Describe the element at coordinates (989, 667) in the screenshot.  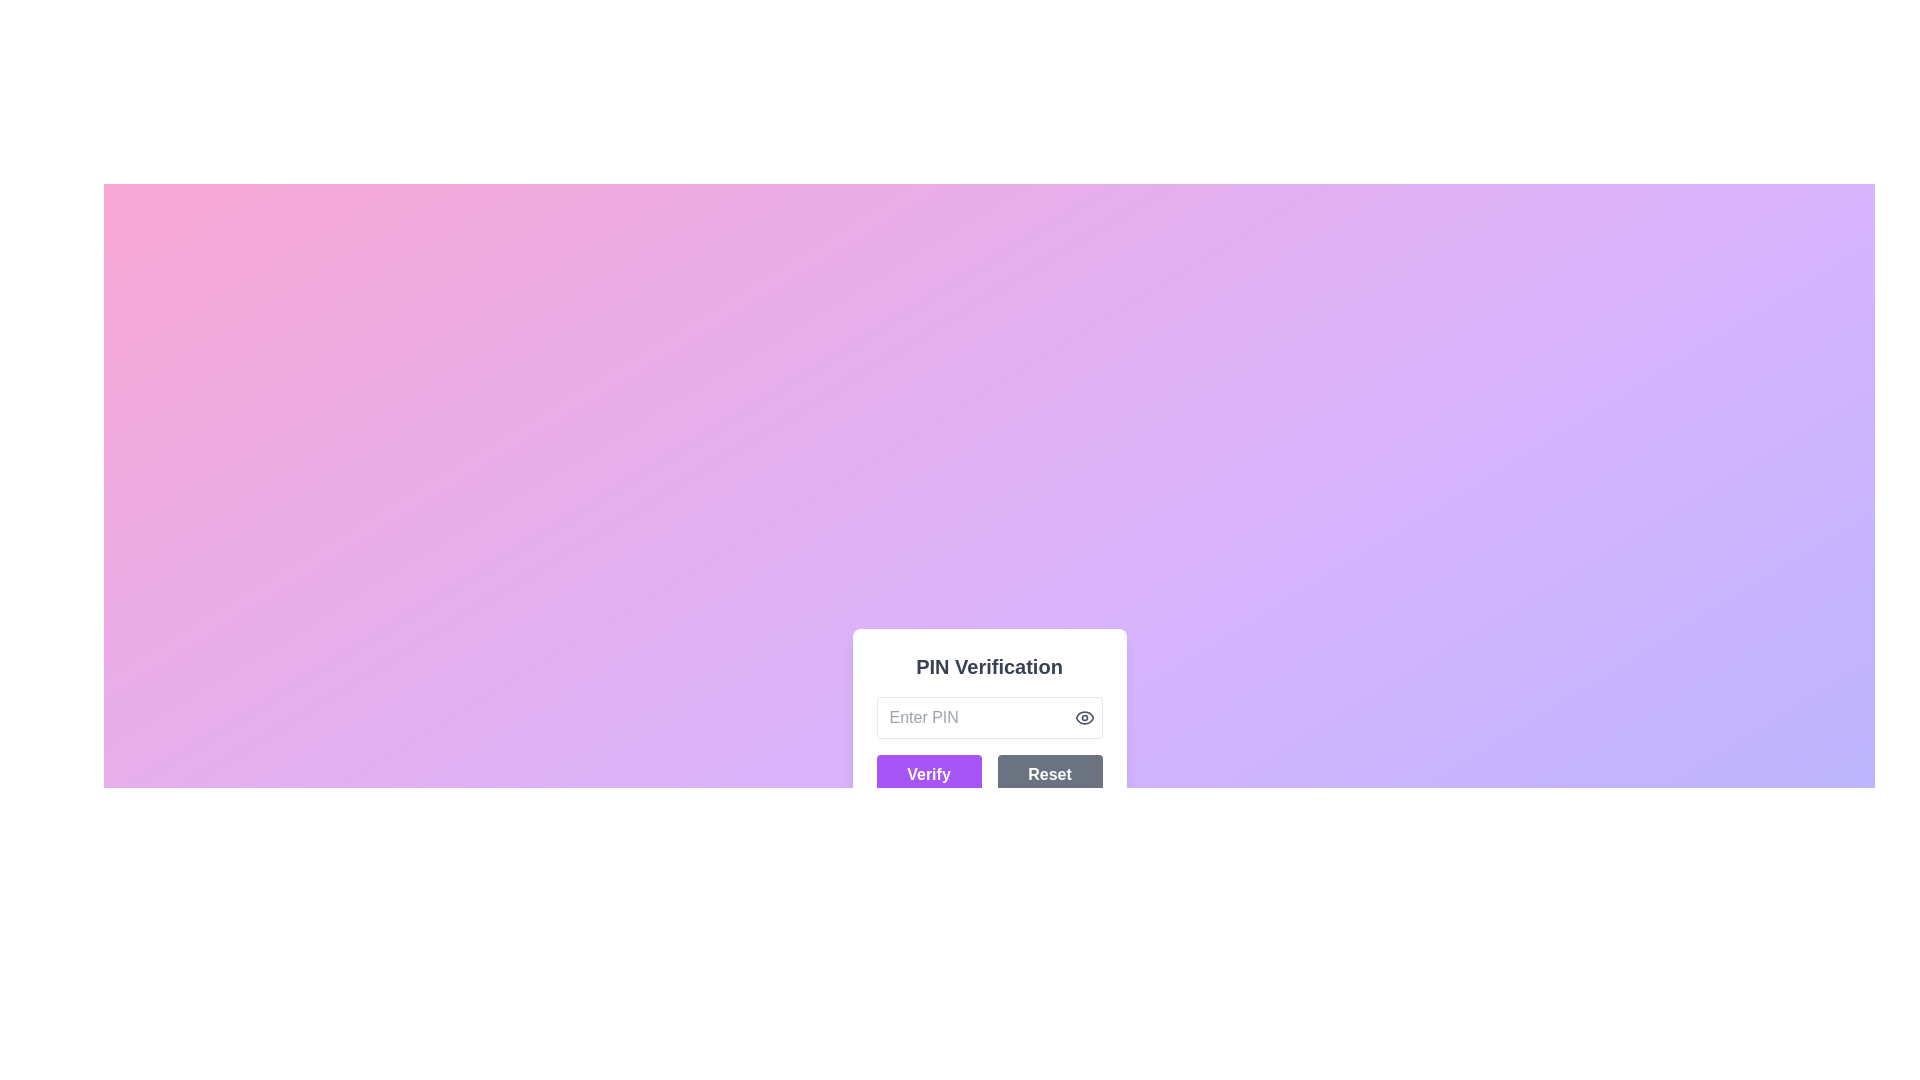
I see `the text heading reading 'PIN Verification', which is styled in bold gray color and centrally aligned at the top of the PIN verification input interface` at that location.